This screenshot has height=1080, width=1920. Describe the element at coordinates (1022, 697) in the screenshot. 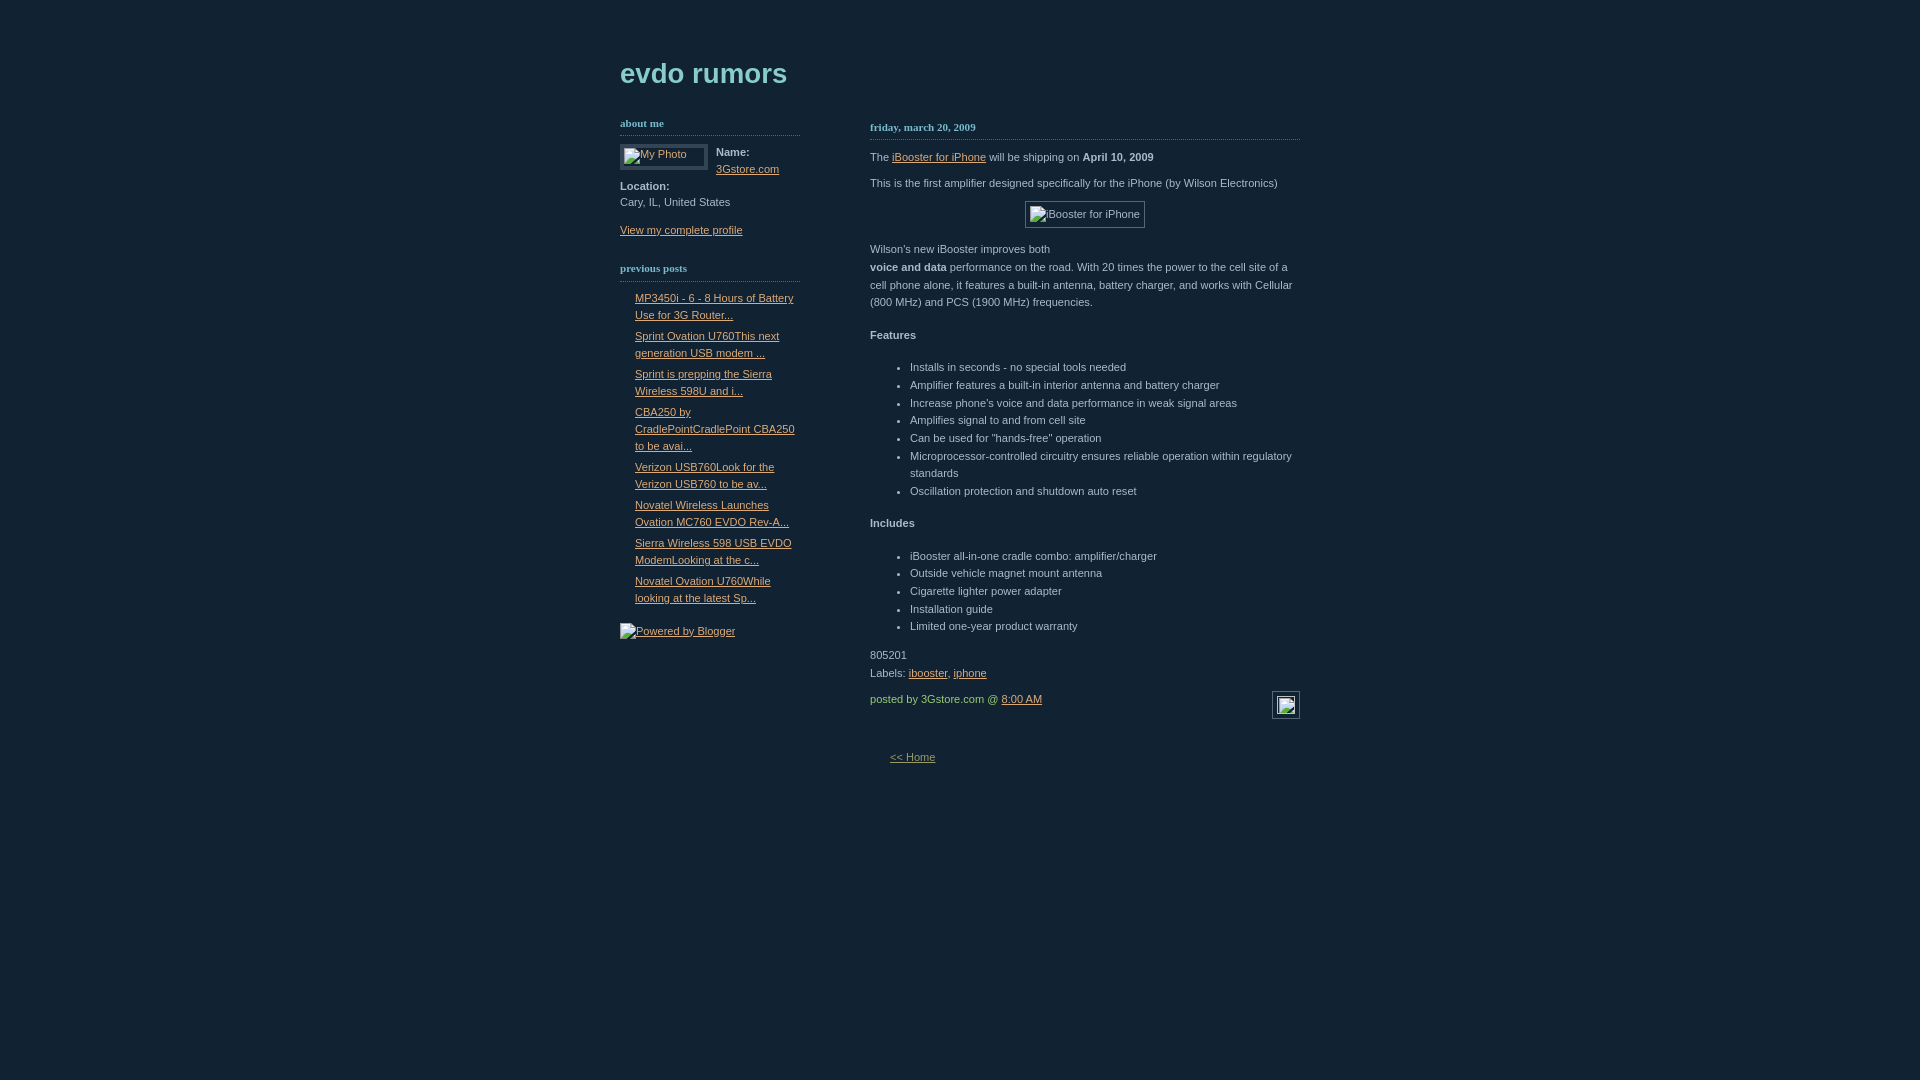

I see `'8:00 AM'` at that location.